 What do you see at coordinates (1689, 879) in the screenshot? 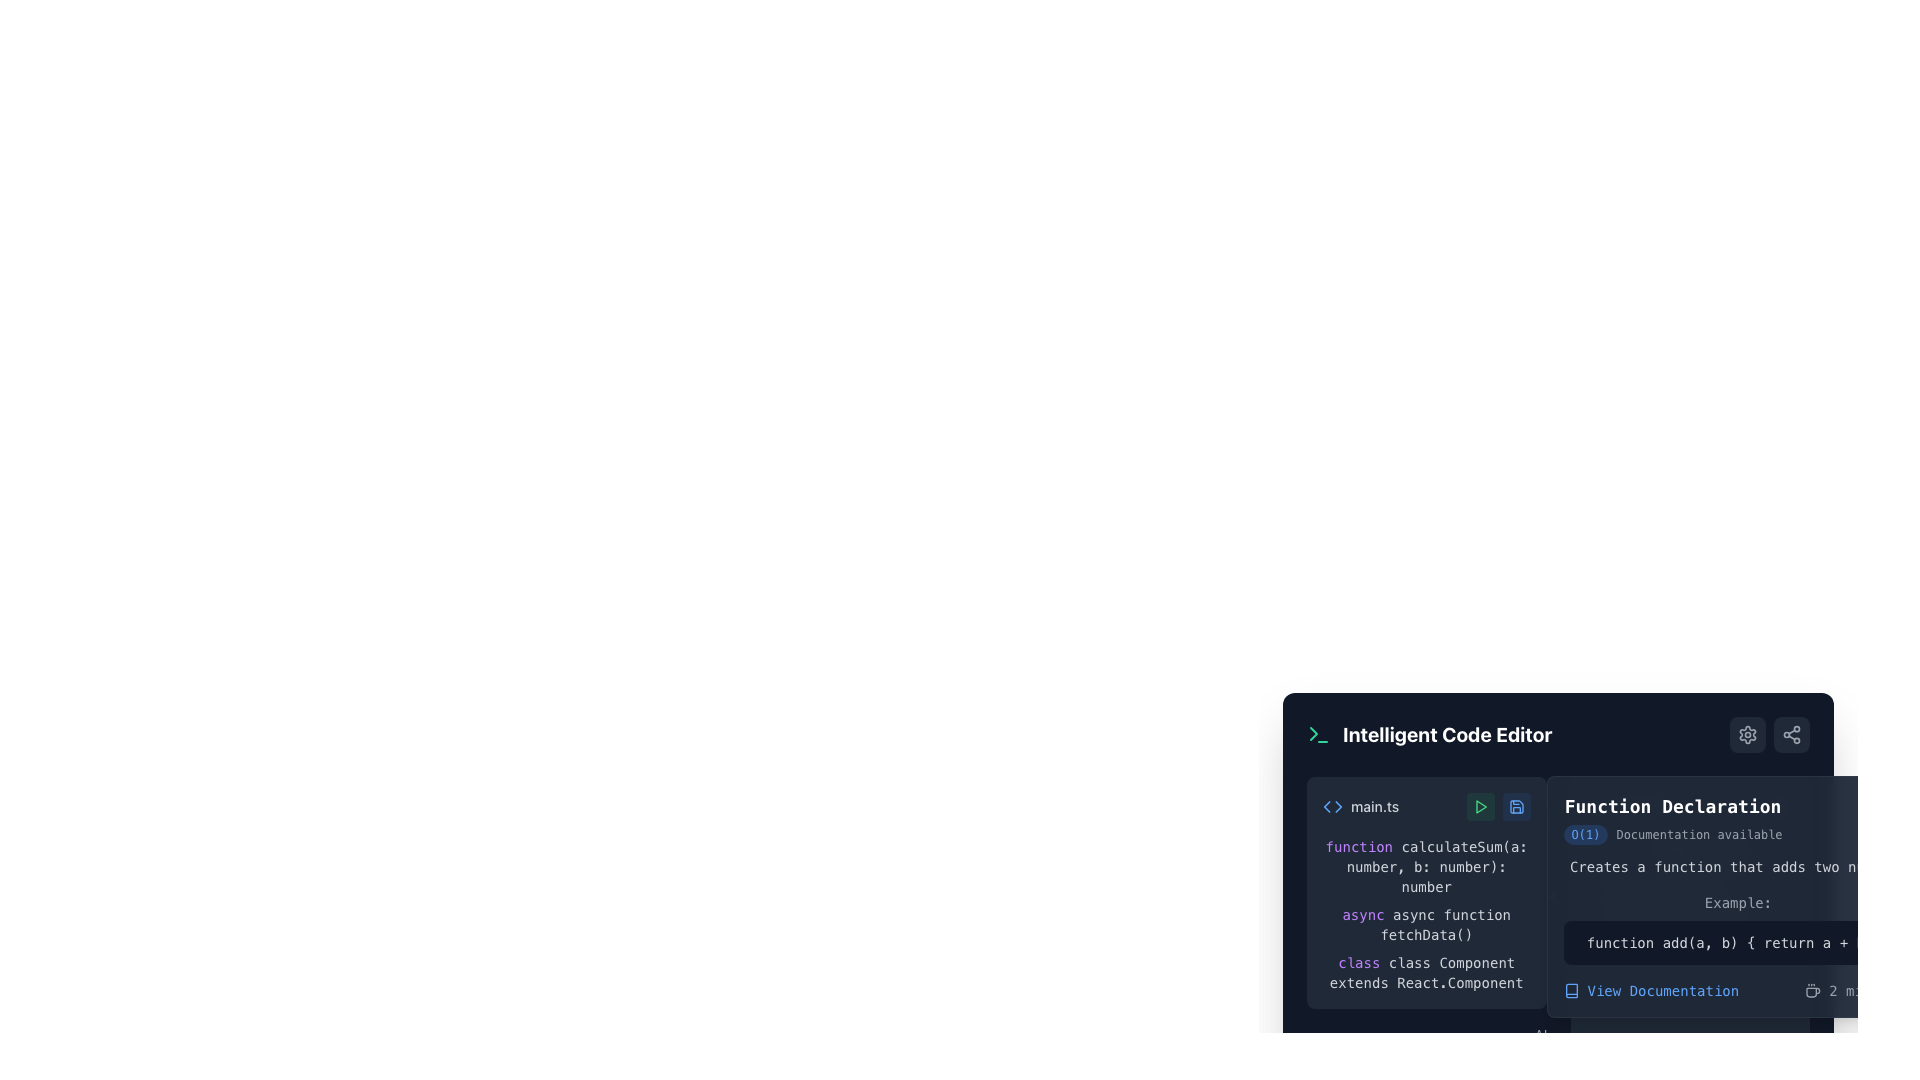
I see `the text display element located in the lower-right section of the 'Output' pane, which shows progress and results of operations, specifically between 'Running tests...' and 'All tests passed'` at bounding box center [1689, 879].